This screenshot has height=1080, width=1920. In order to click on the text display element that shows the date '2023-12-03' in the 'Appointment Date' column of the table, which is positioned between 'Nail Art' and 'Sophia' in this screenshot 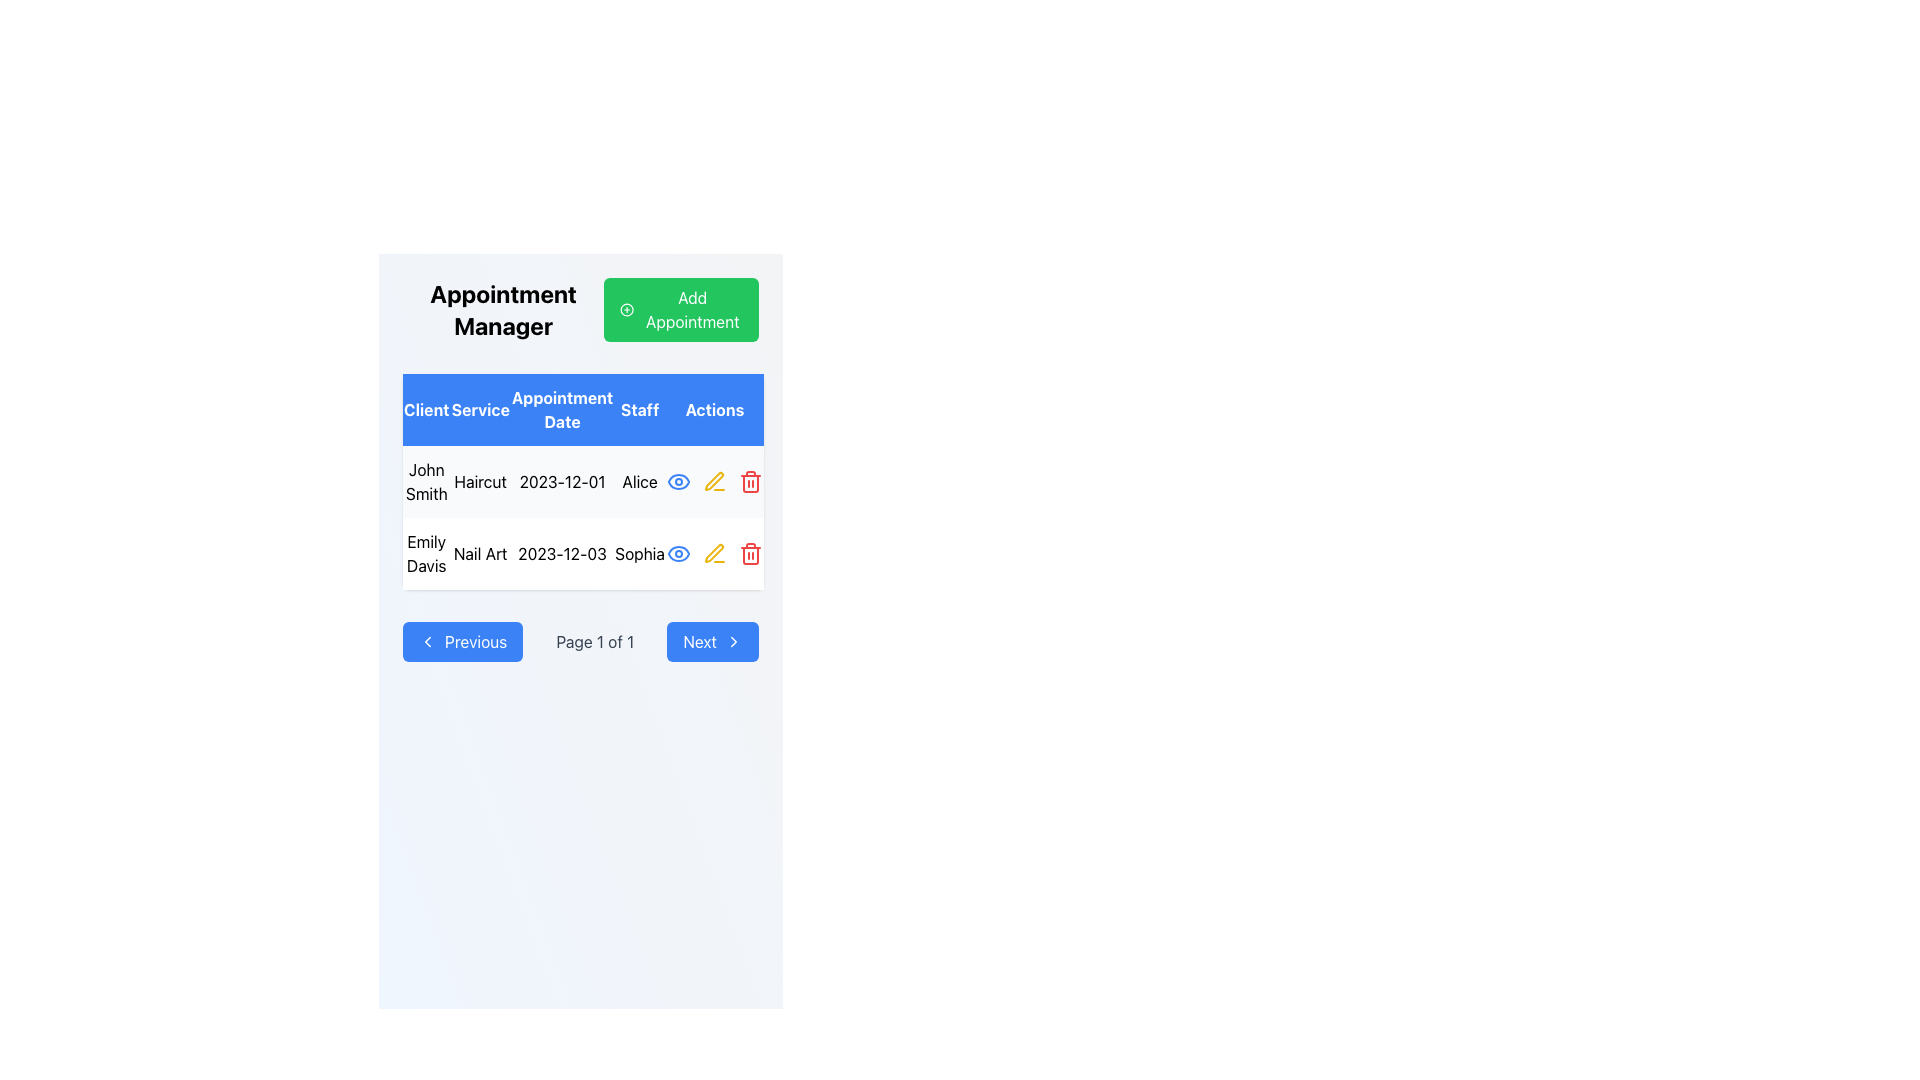, I will do `click(561, 554)`.